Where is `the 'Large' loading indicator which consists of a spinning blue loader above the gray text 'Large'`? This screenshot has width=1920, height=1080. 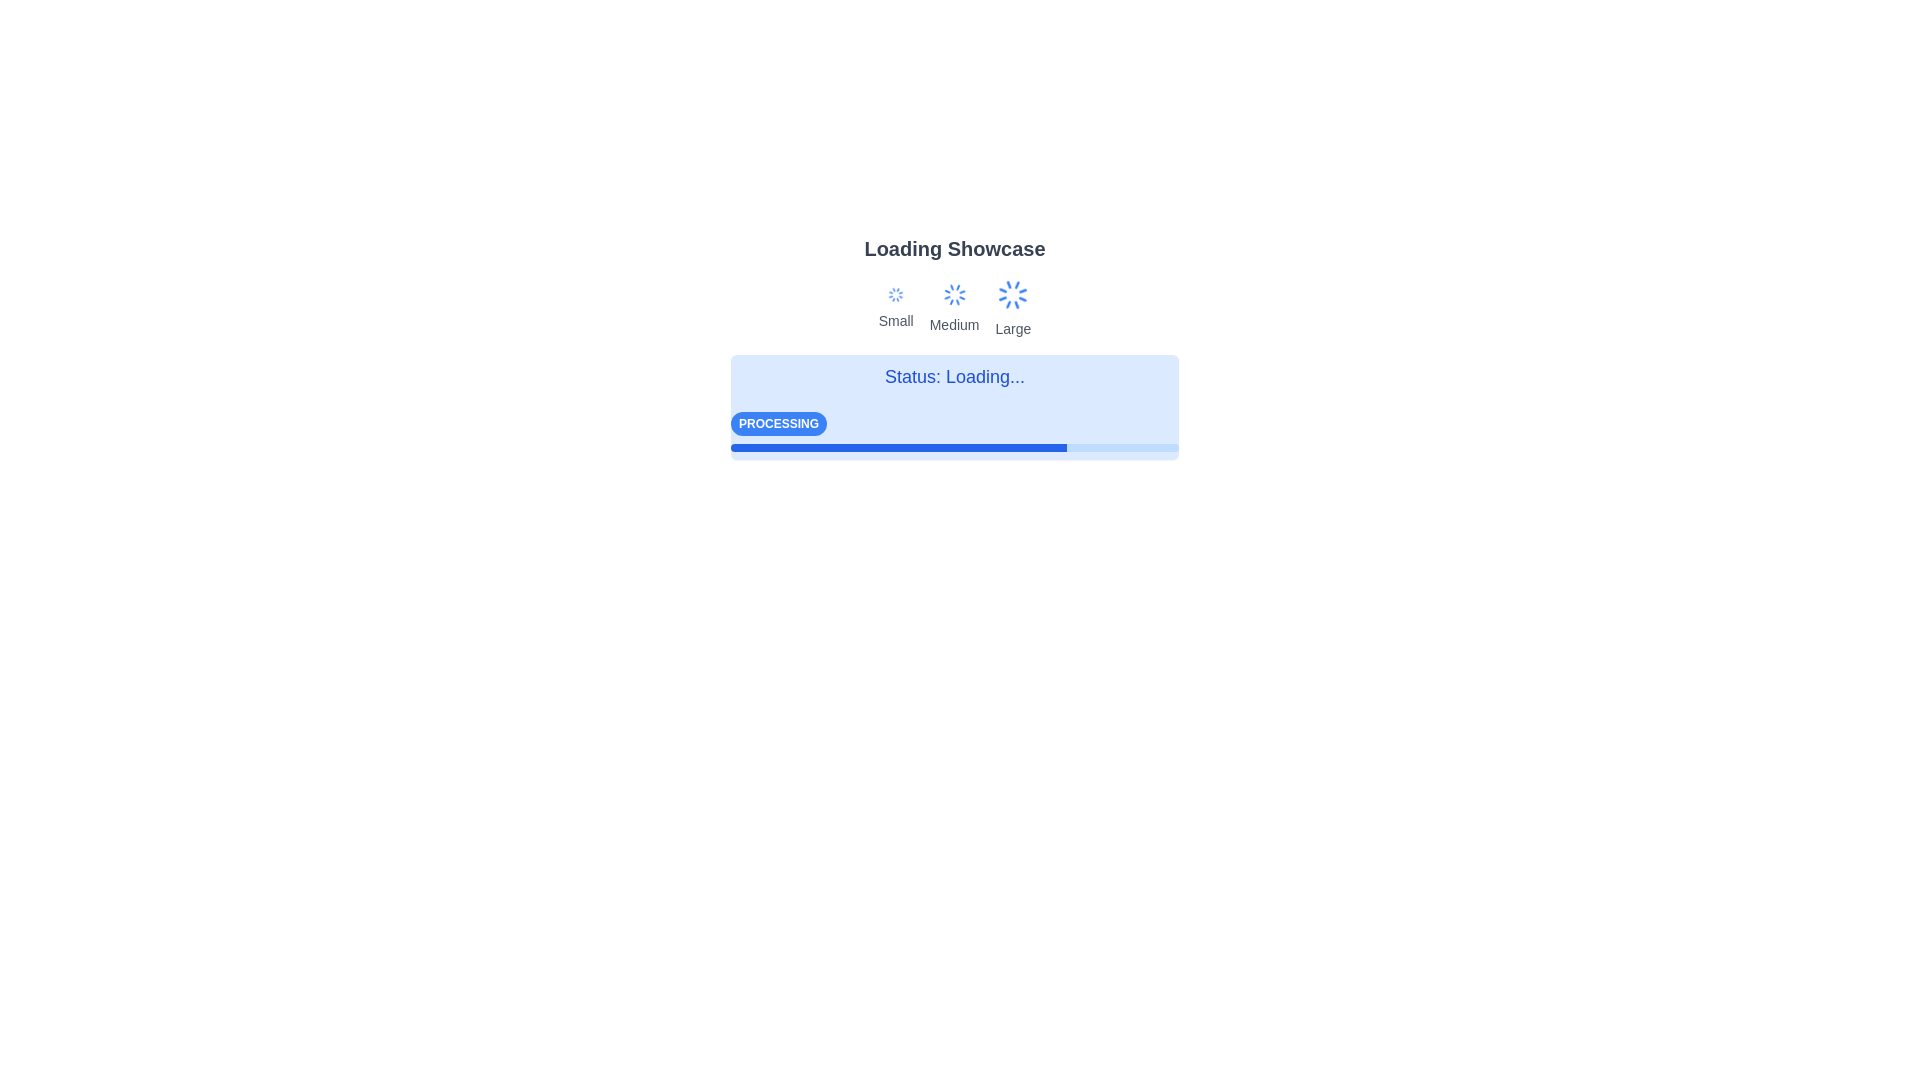 the 'Large' loading indicator which consists of a spinning blue loader above the gray text 'Large' is located at coordinates (1013, 308).